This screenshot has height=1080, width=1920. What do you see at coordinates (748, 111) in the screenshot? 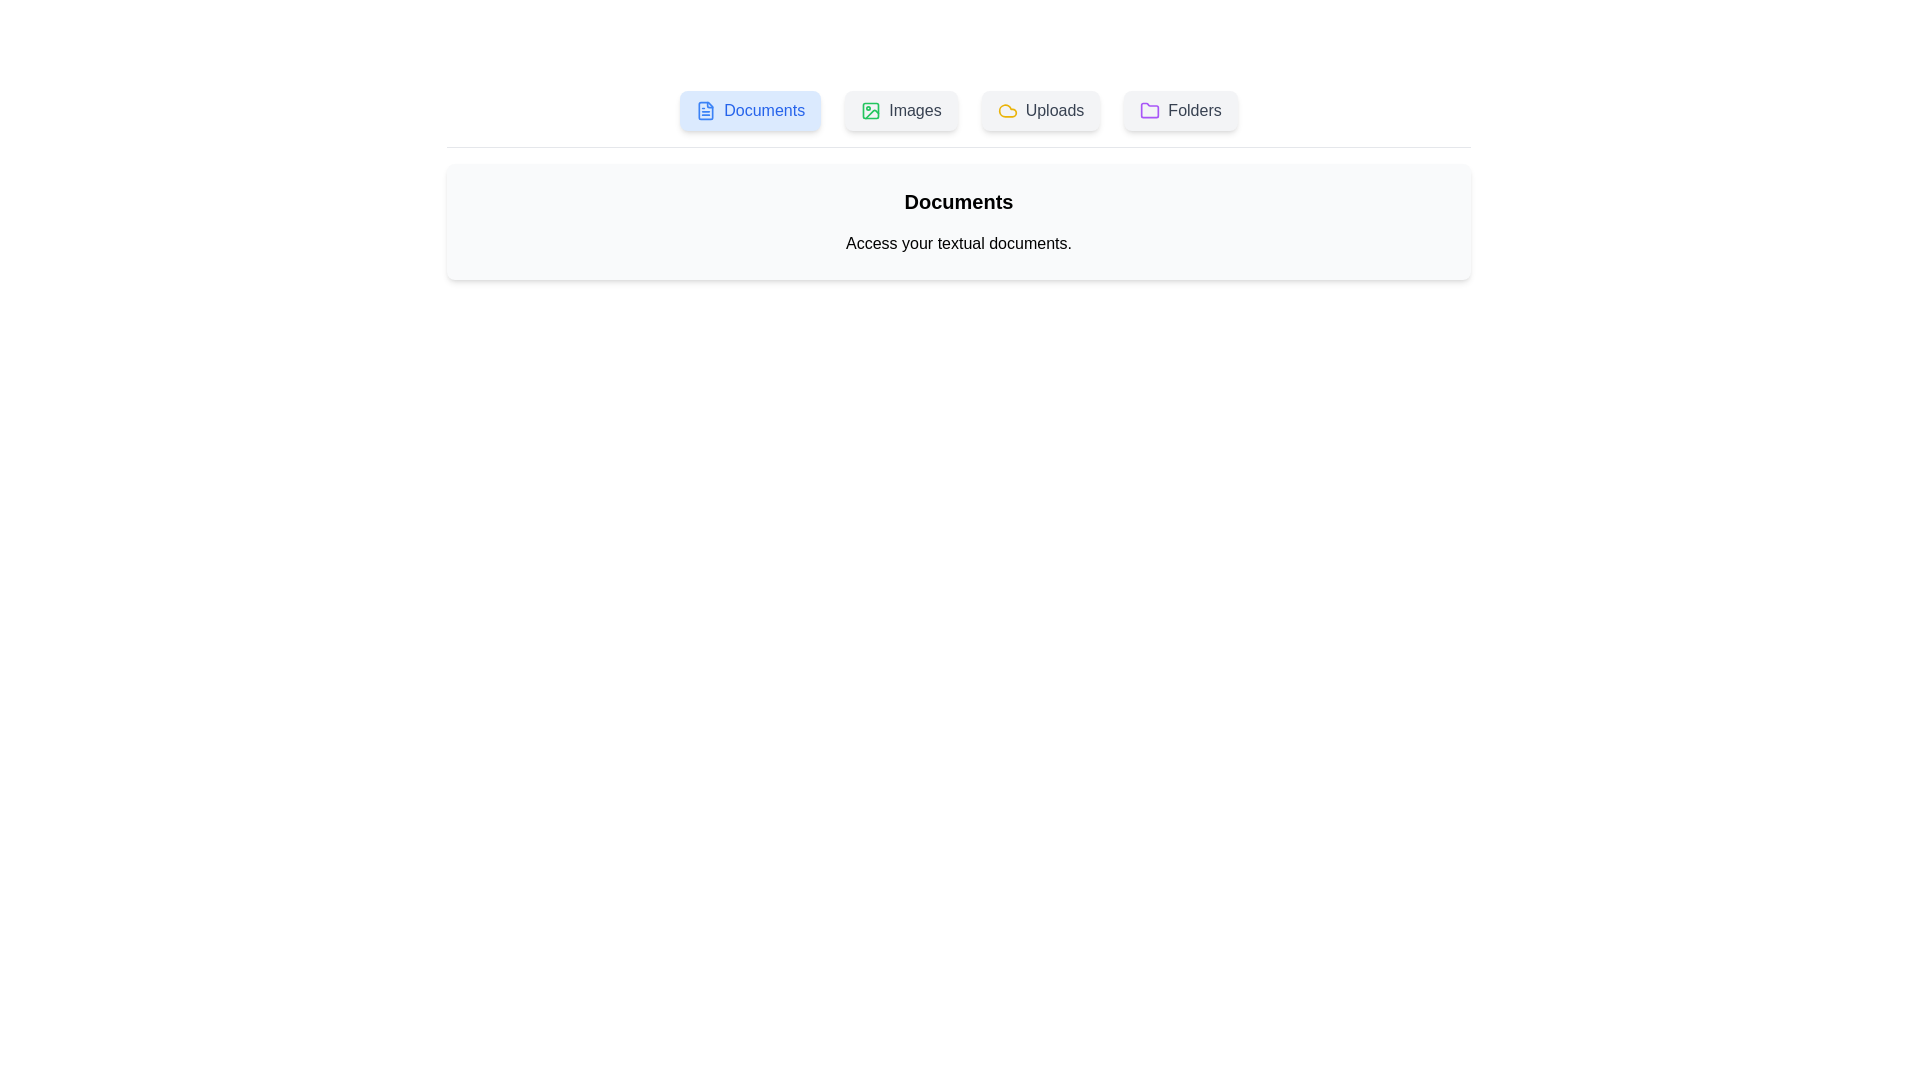
I see `the 'Documents' tab to view its content` at bounding box center [748, 111].